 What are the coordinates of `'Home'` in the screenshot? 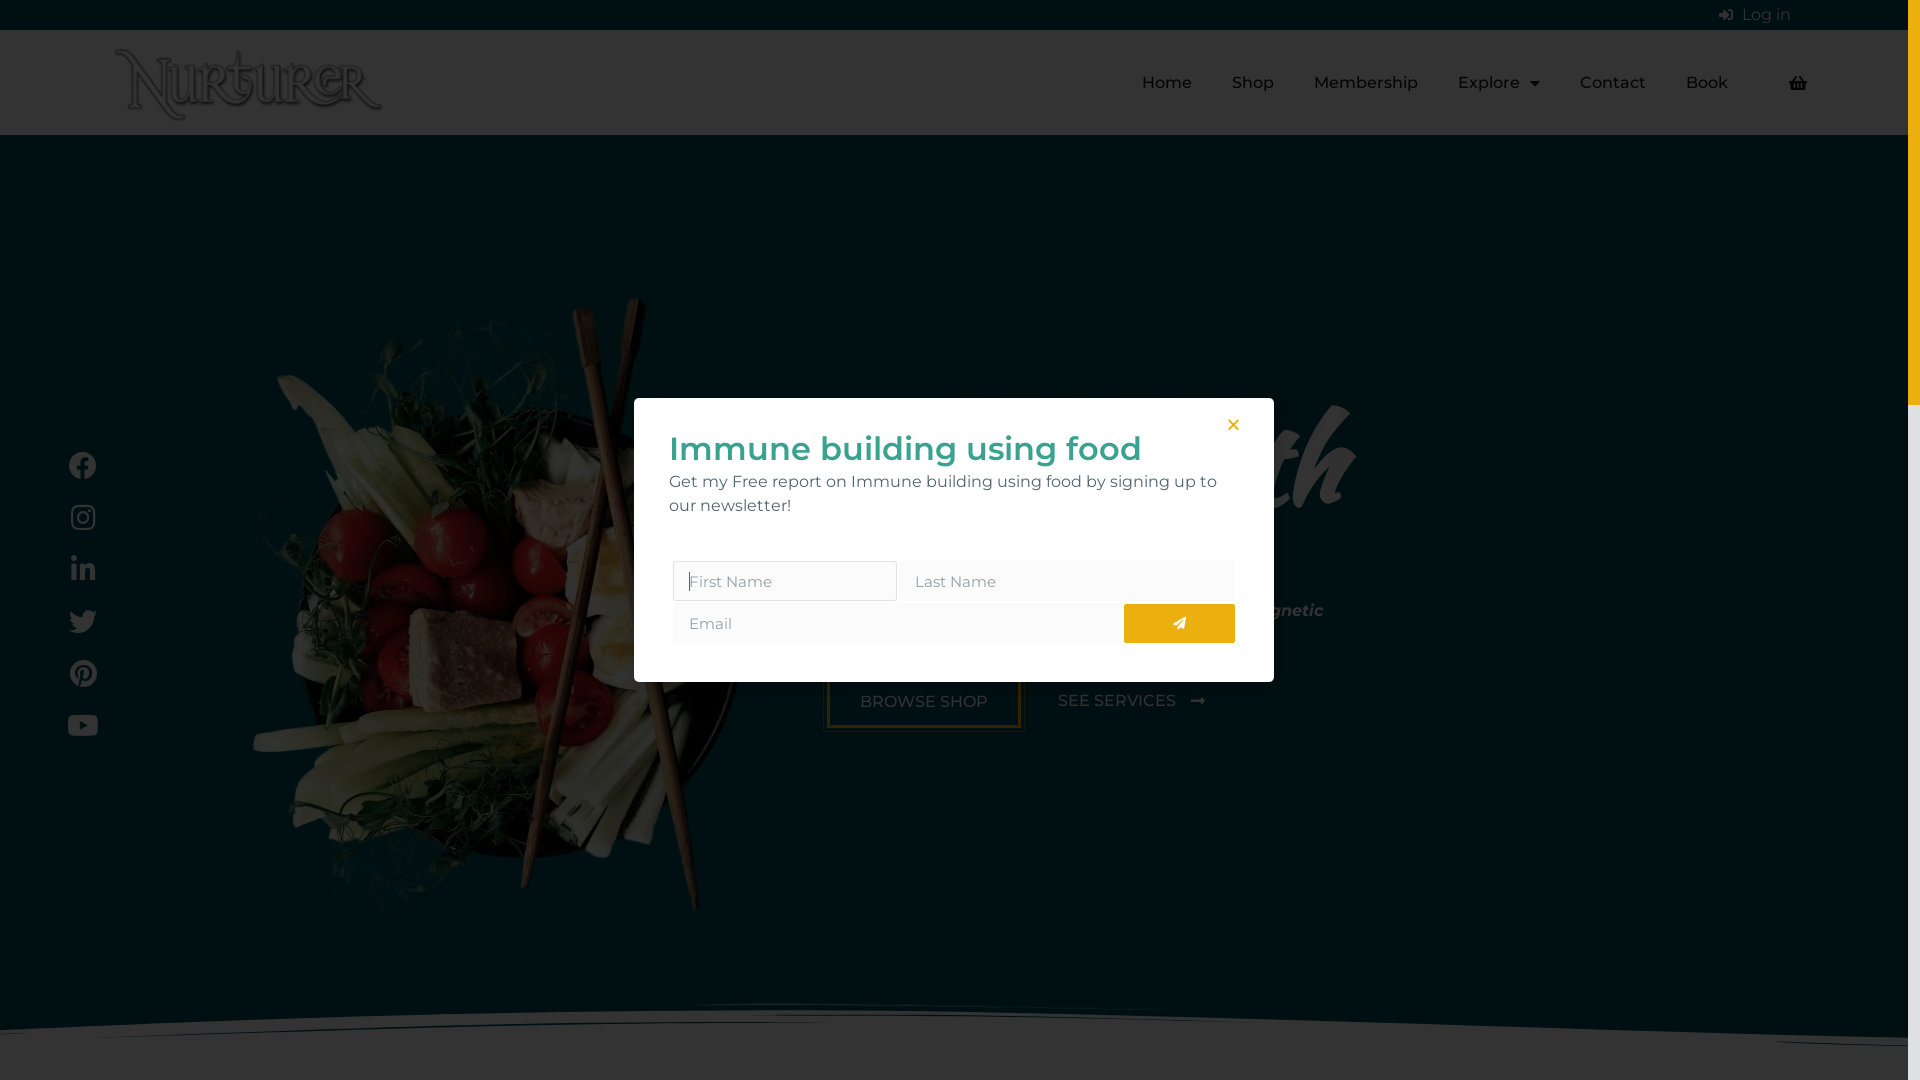 It's located at (1166, 82).